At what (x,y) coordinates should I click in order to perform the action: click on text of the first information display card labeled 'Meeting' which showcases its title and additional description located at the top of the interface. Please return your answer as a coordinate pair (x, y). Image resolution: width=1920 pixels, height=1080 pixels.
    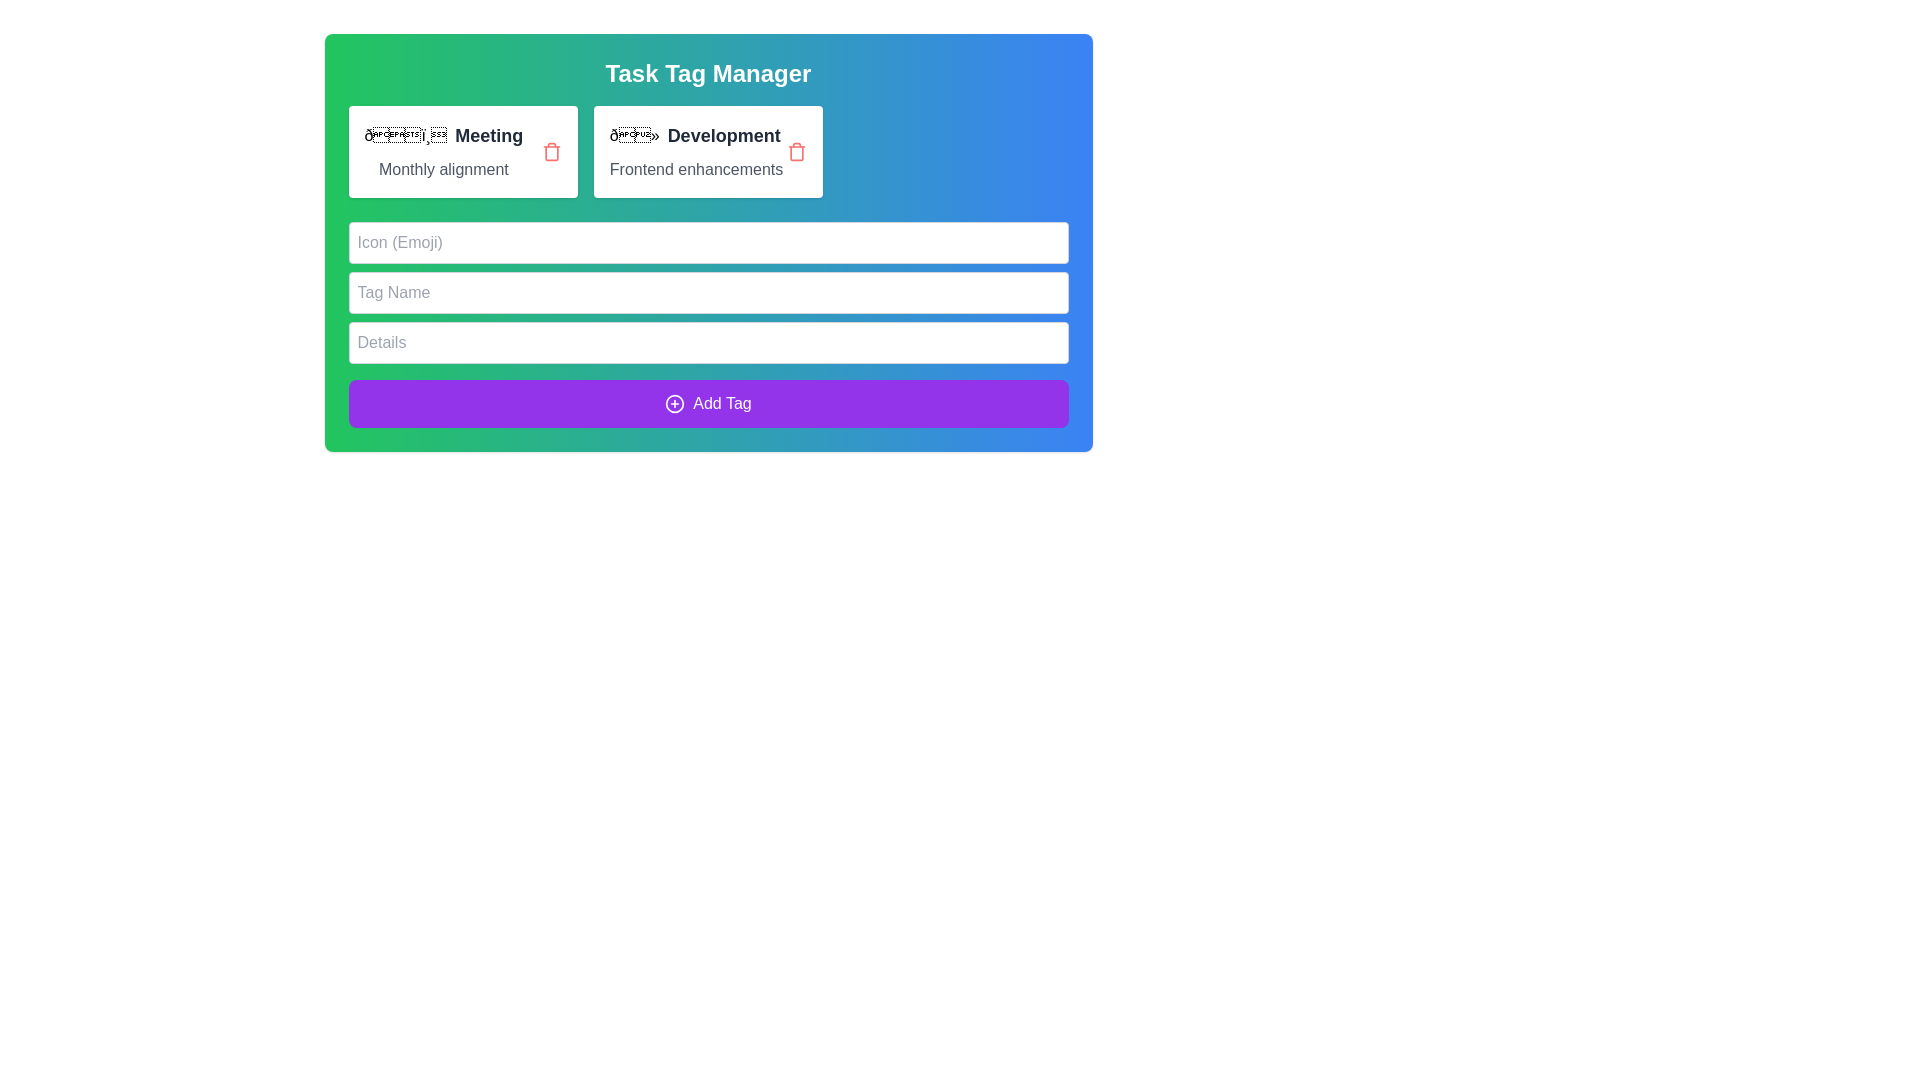
    Looking at the image, I should click on (442, 150).